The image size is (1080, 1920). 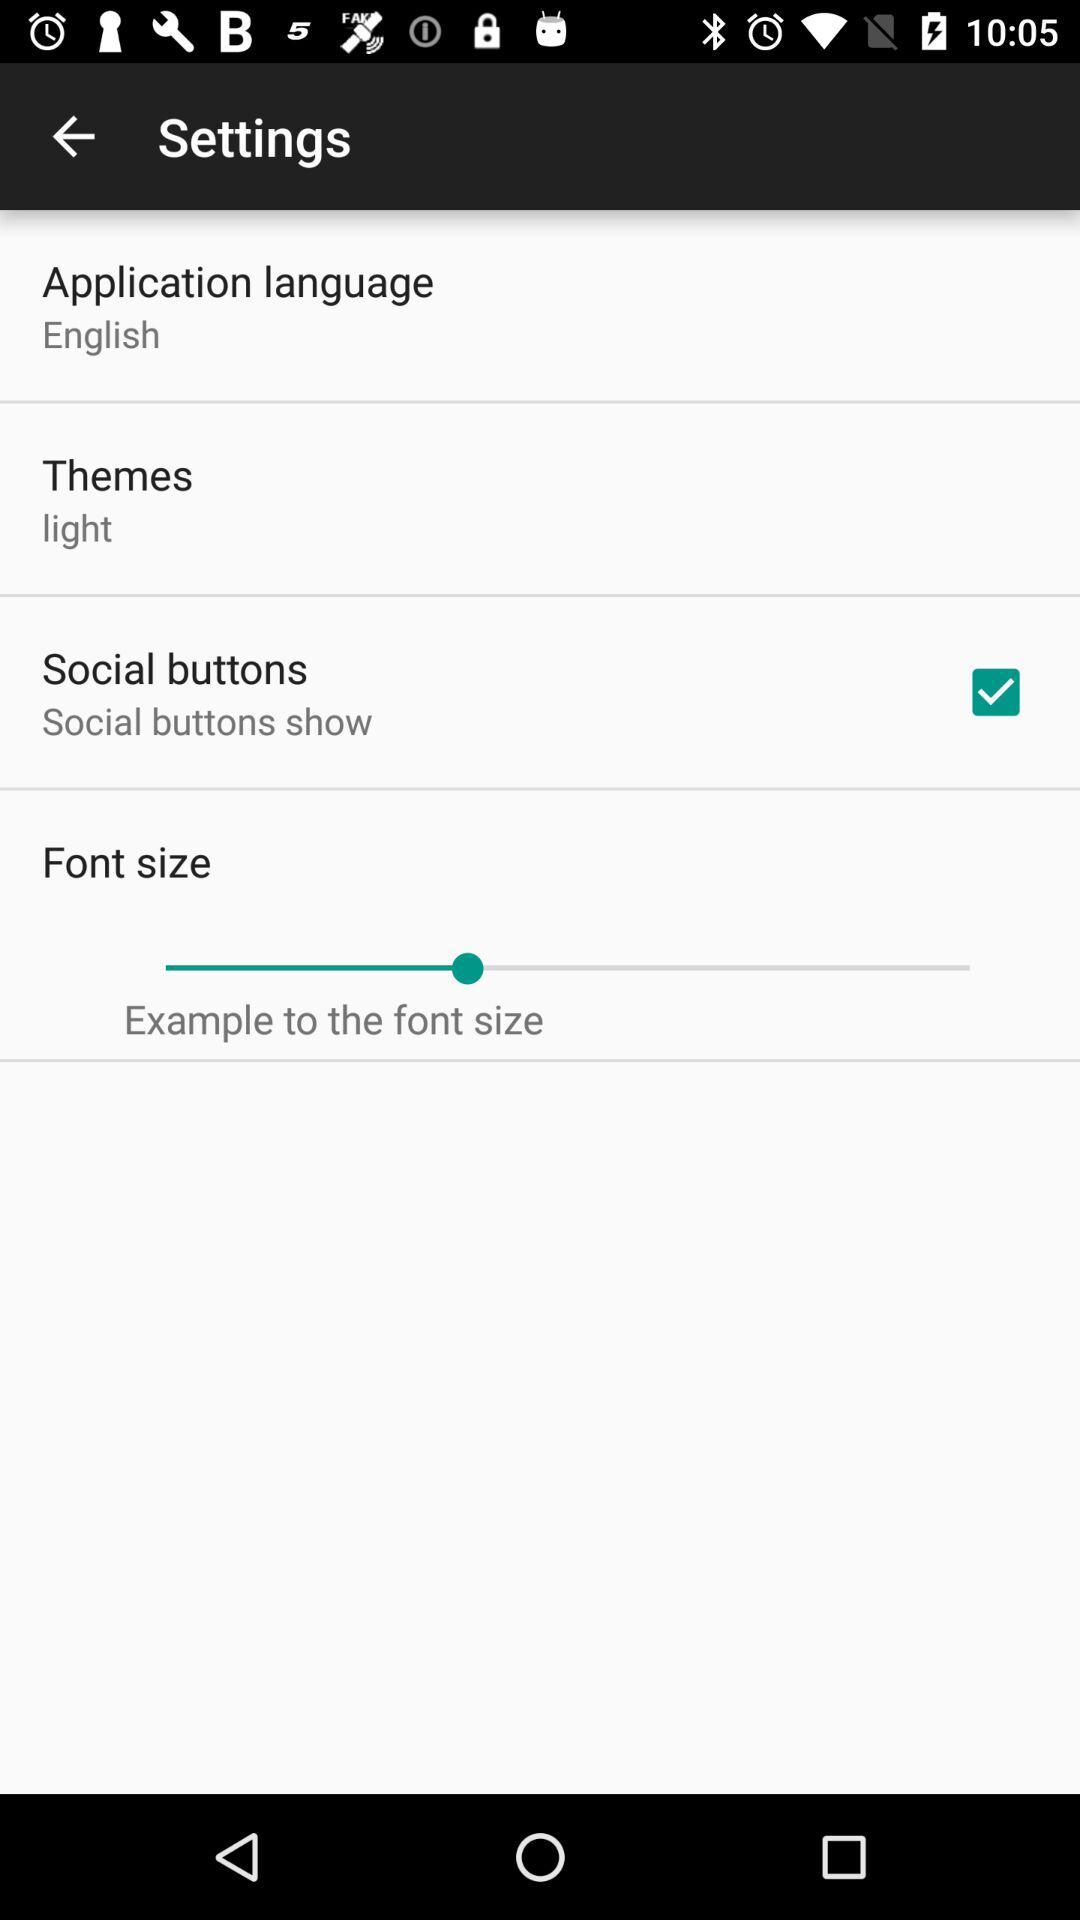 I want to click on light, so click(x=76, y=527).